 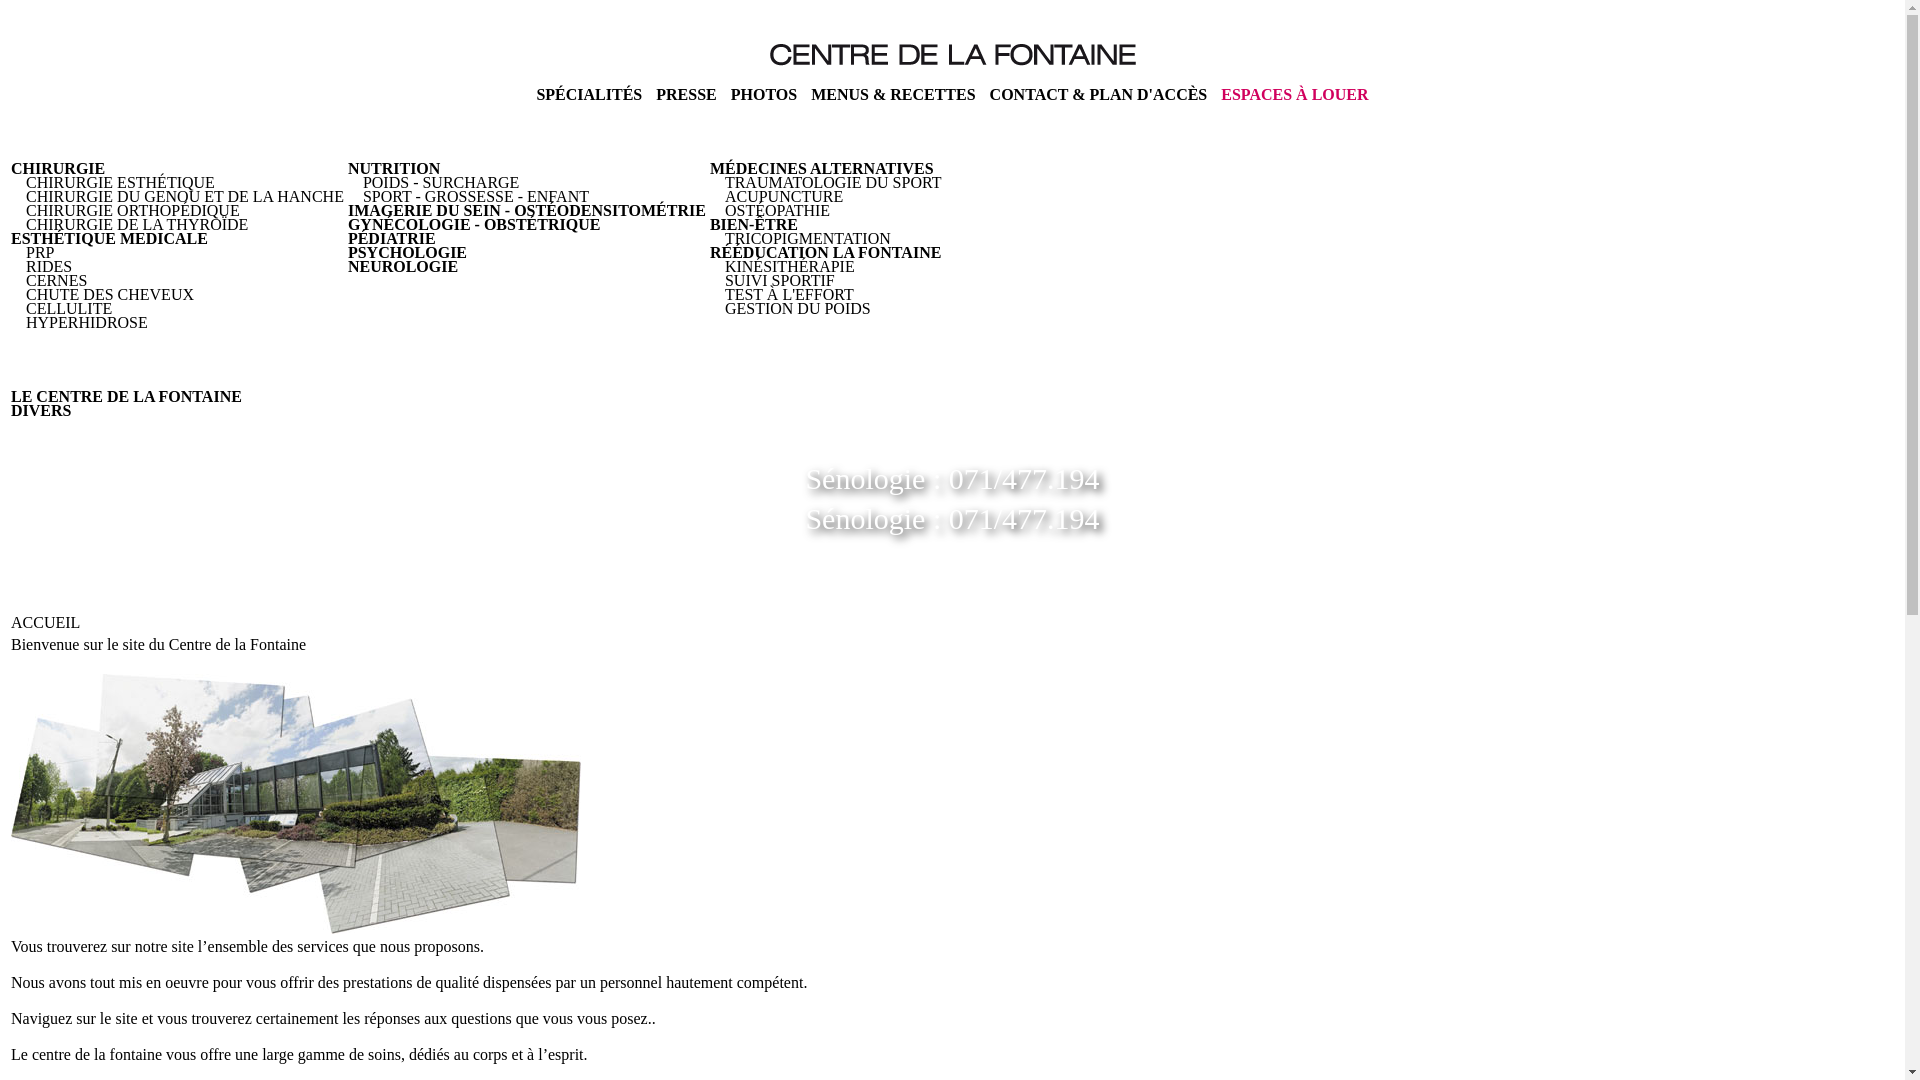 I want to click on 'TRAUMATOLOGIE DU SPORT', so click(x=833, y=182).